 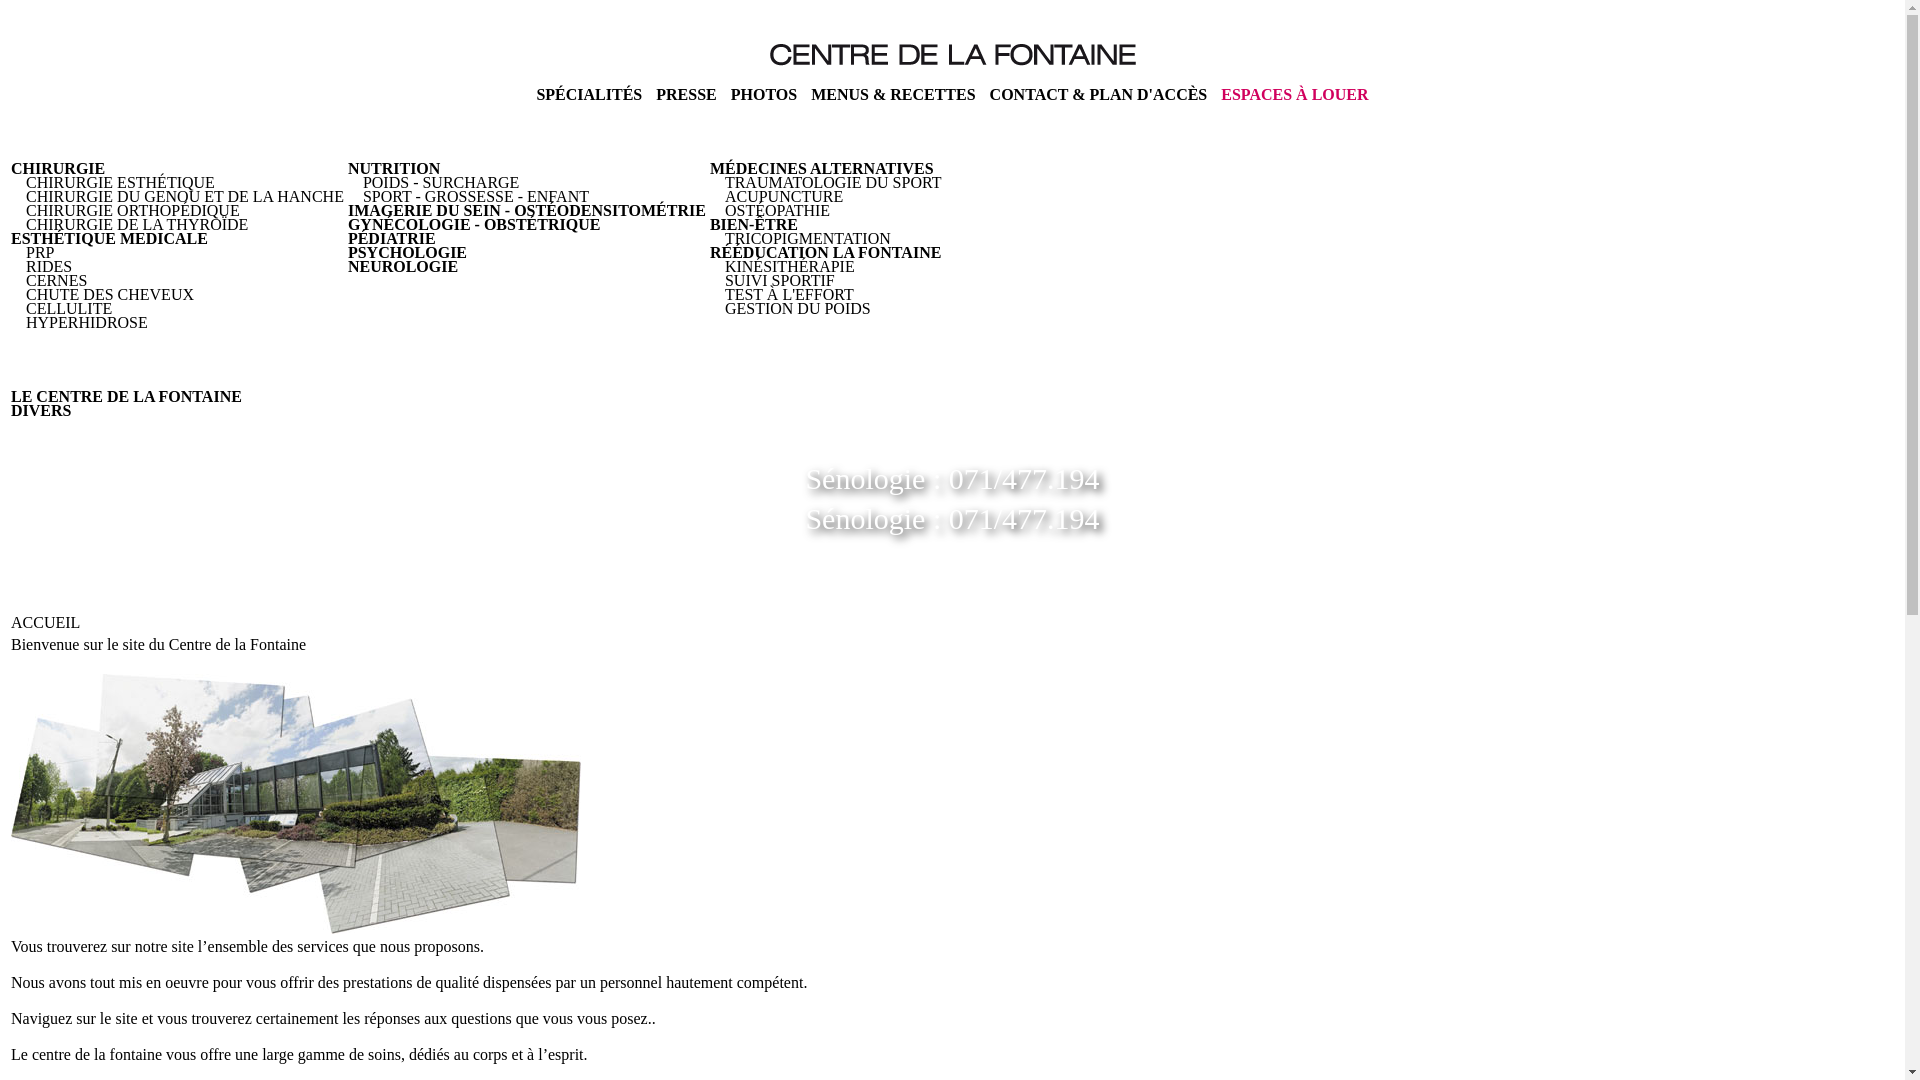 I want to click on 'TRAUMATOLOGIE DU SPORT', so click(x=833, y=182).